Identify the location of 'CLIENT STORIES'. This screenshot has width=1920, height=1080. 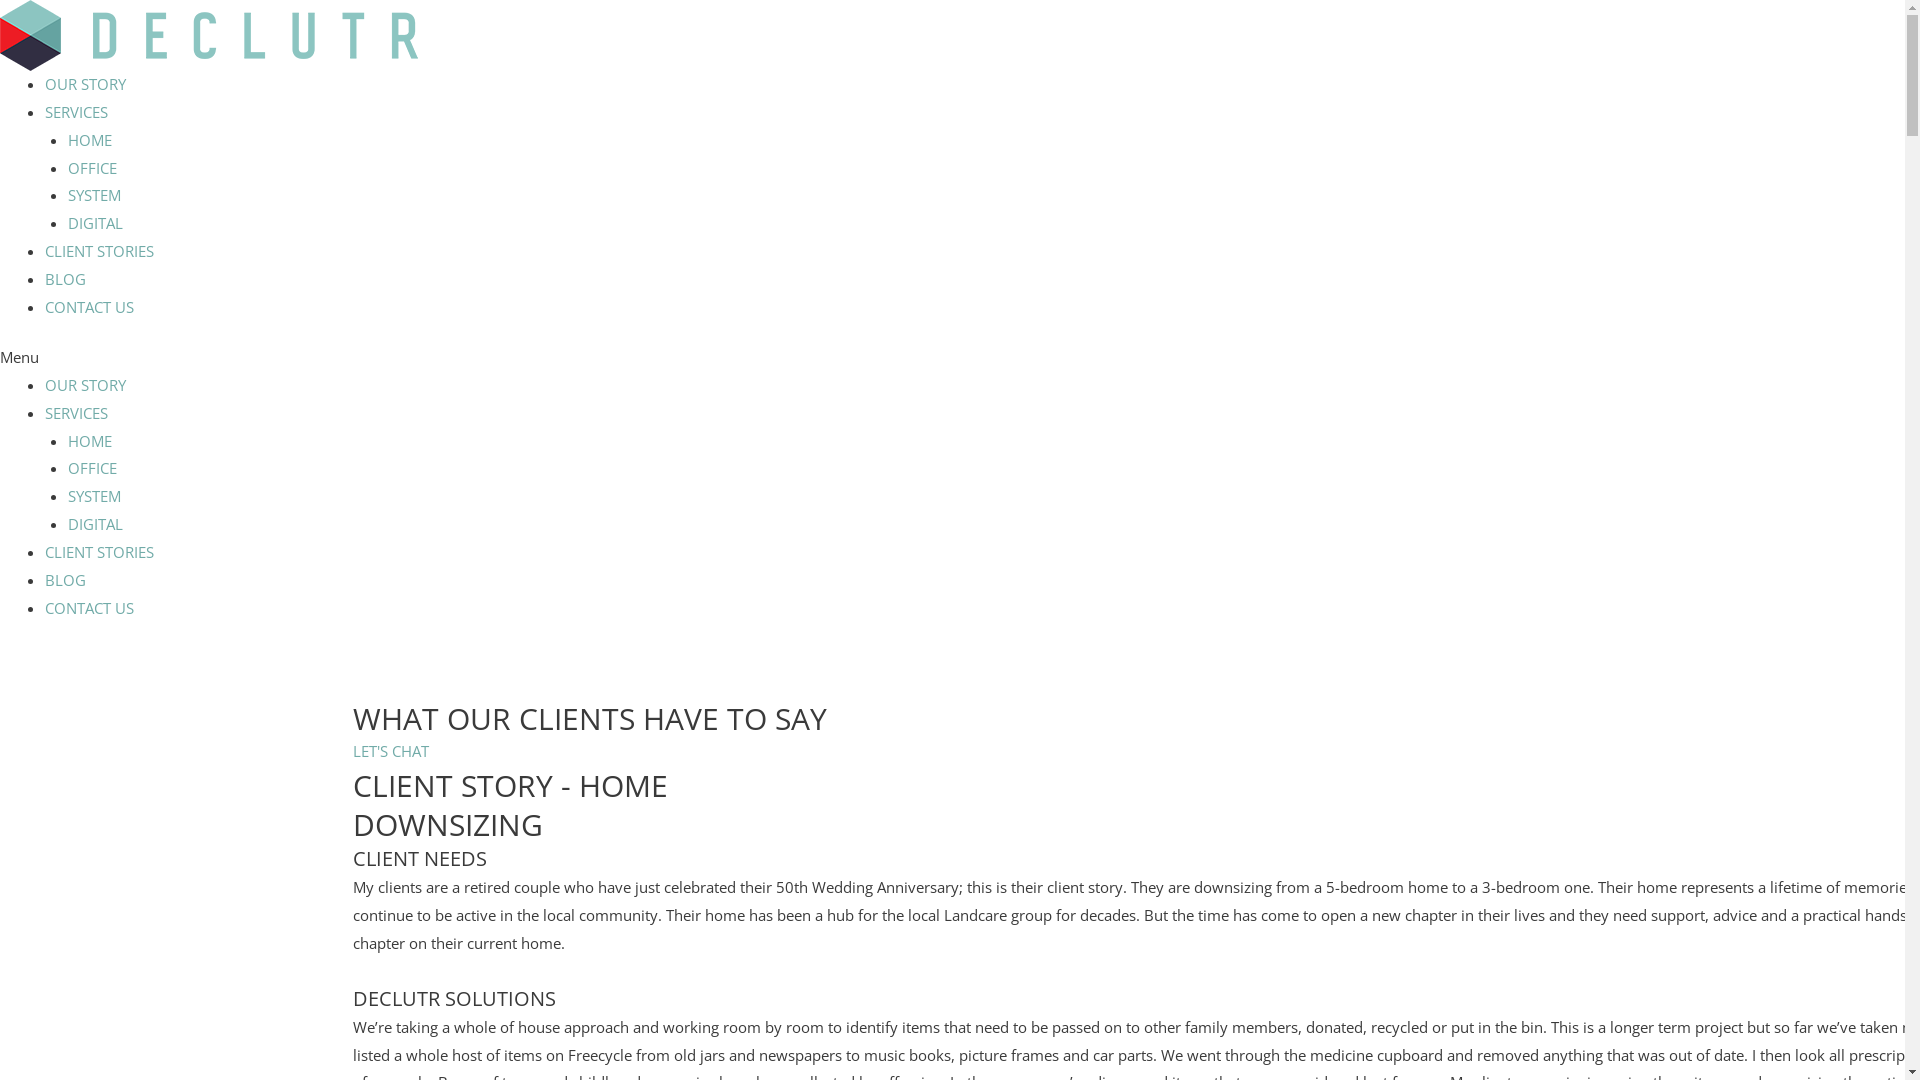
(44, 551).